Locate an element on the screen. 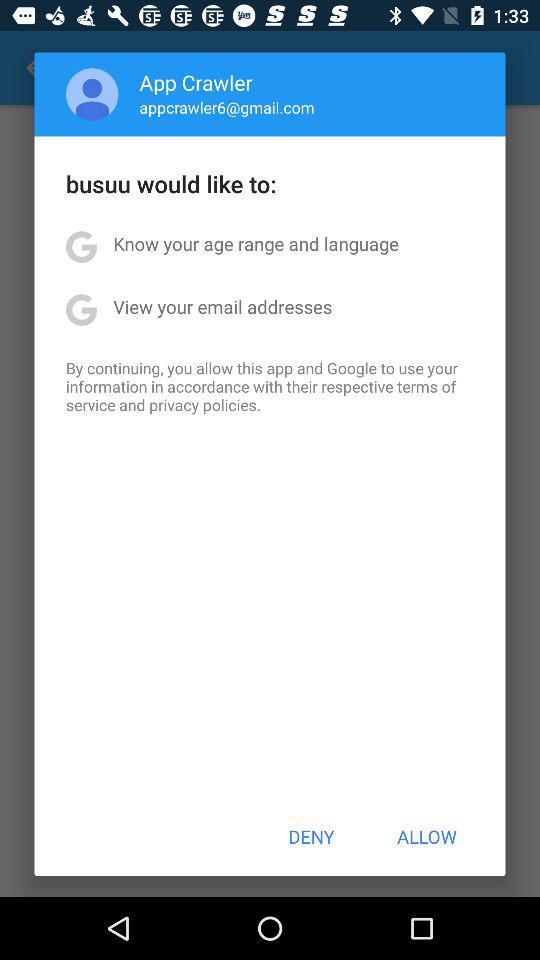 This screenshot has height=960, width=540. the button at the bottom is located at coordinates (311, 836).